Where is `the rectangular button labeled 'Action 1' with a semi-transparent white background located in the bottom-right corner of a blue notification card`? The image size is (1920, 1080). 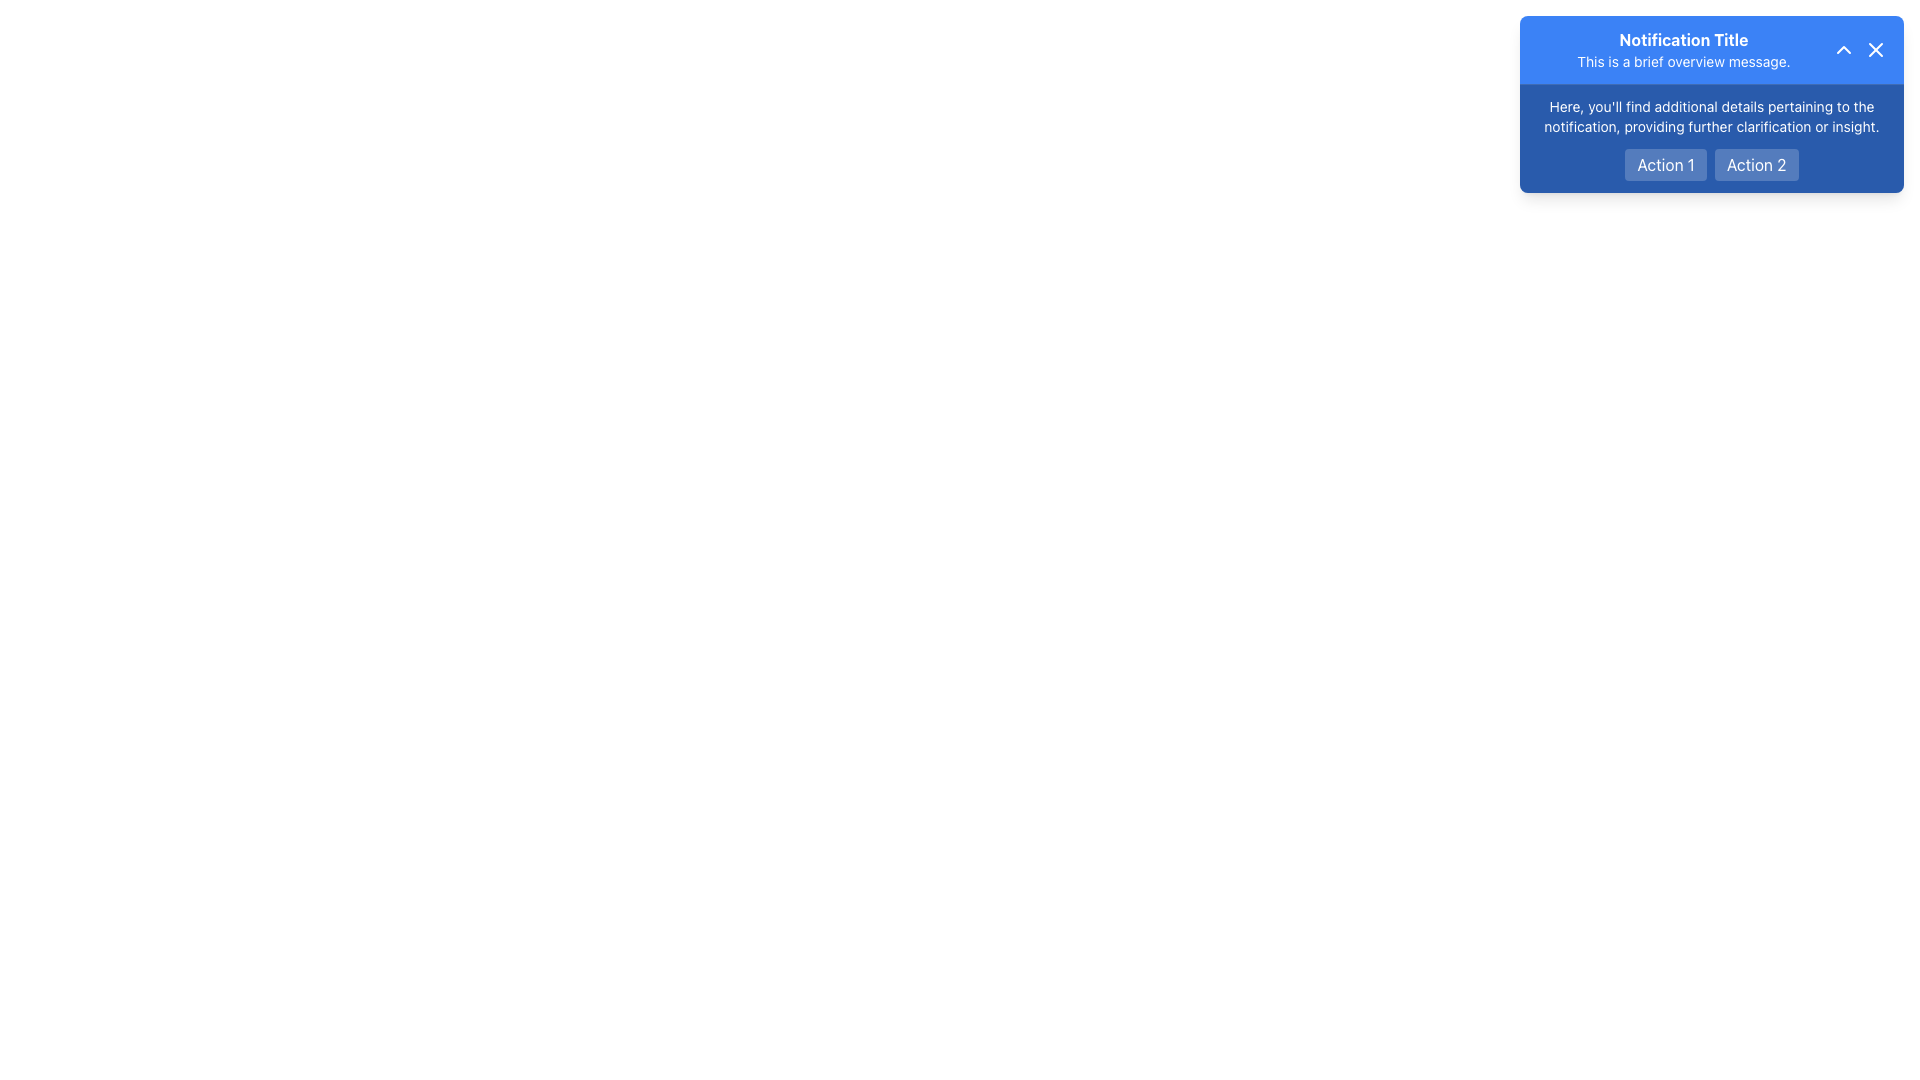
the rectangular button labeled 'Action 1' with a semi-transparent white background located in the bottom-right corner of a blue notification card is located at coordinates (1666, 164).